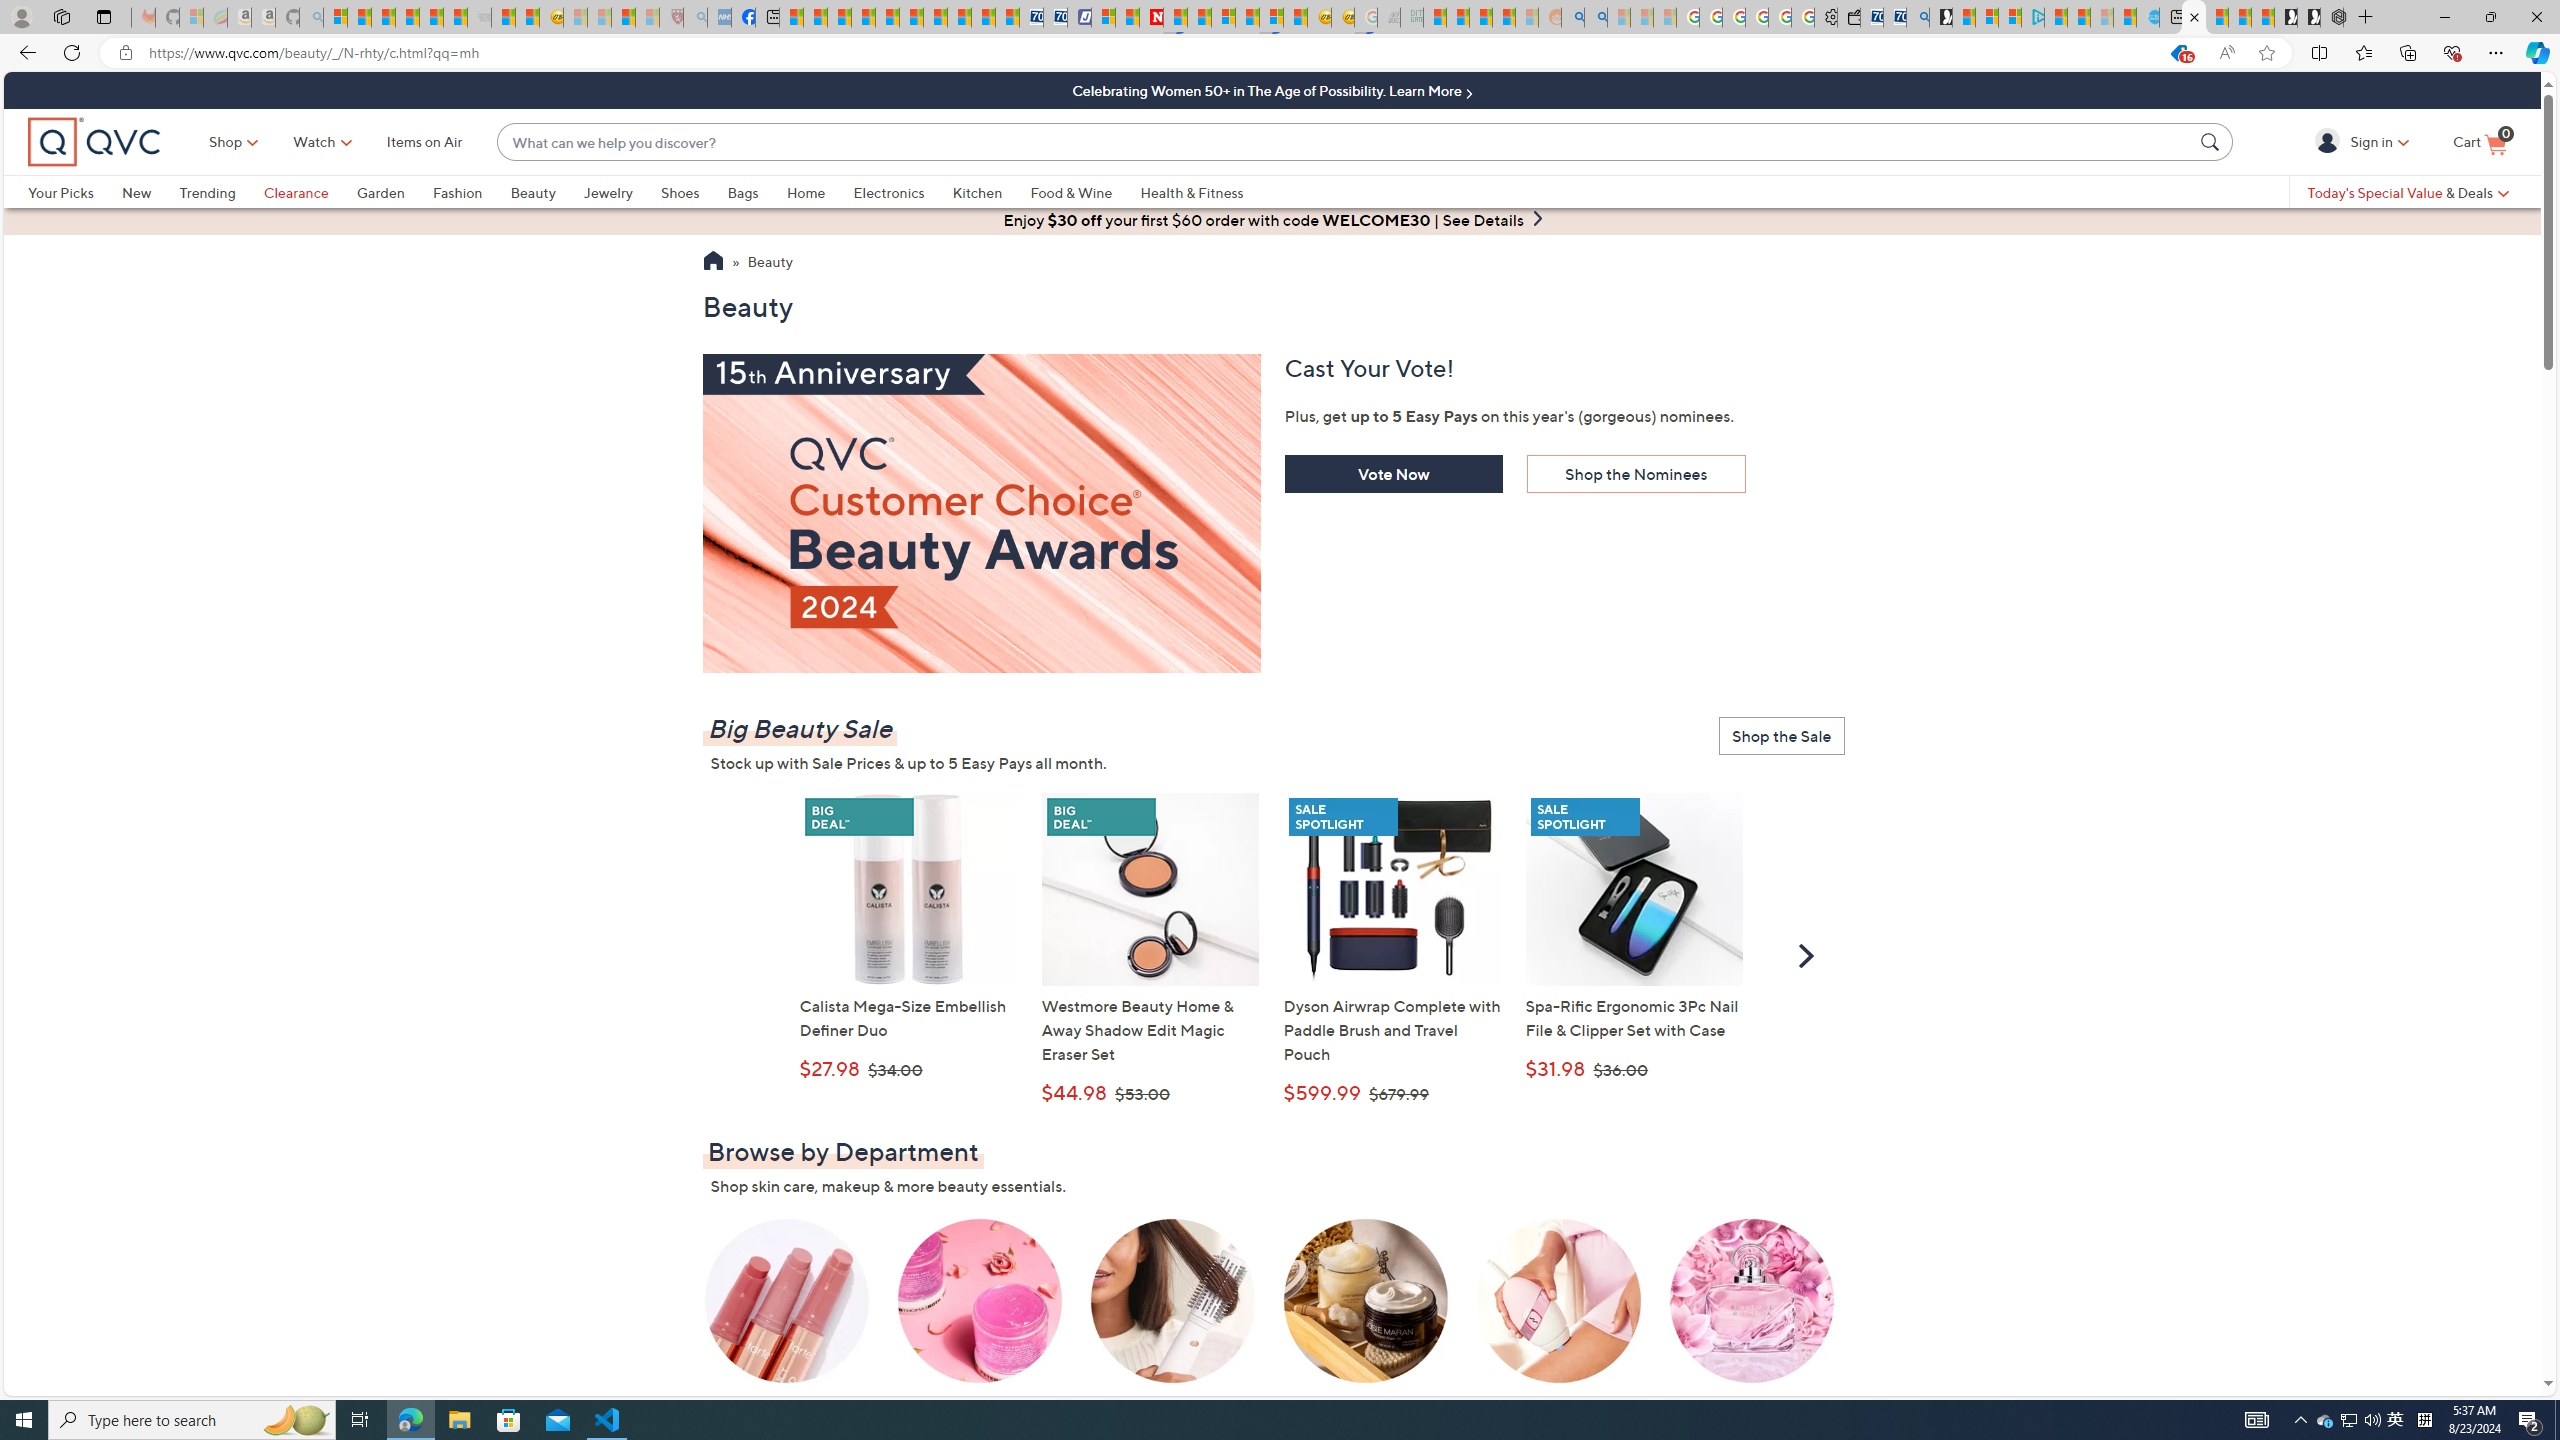 This screenshot has height=1440, width=2560. What do you see at coordinates (74, 191) in the screenshot?
I see `'Your Picks'` at bounding box center [74, 191].